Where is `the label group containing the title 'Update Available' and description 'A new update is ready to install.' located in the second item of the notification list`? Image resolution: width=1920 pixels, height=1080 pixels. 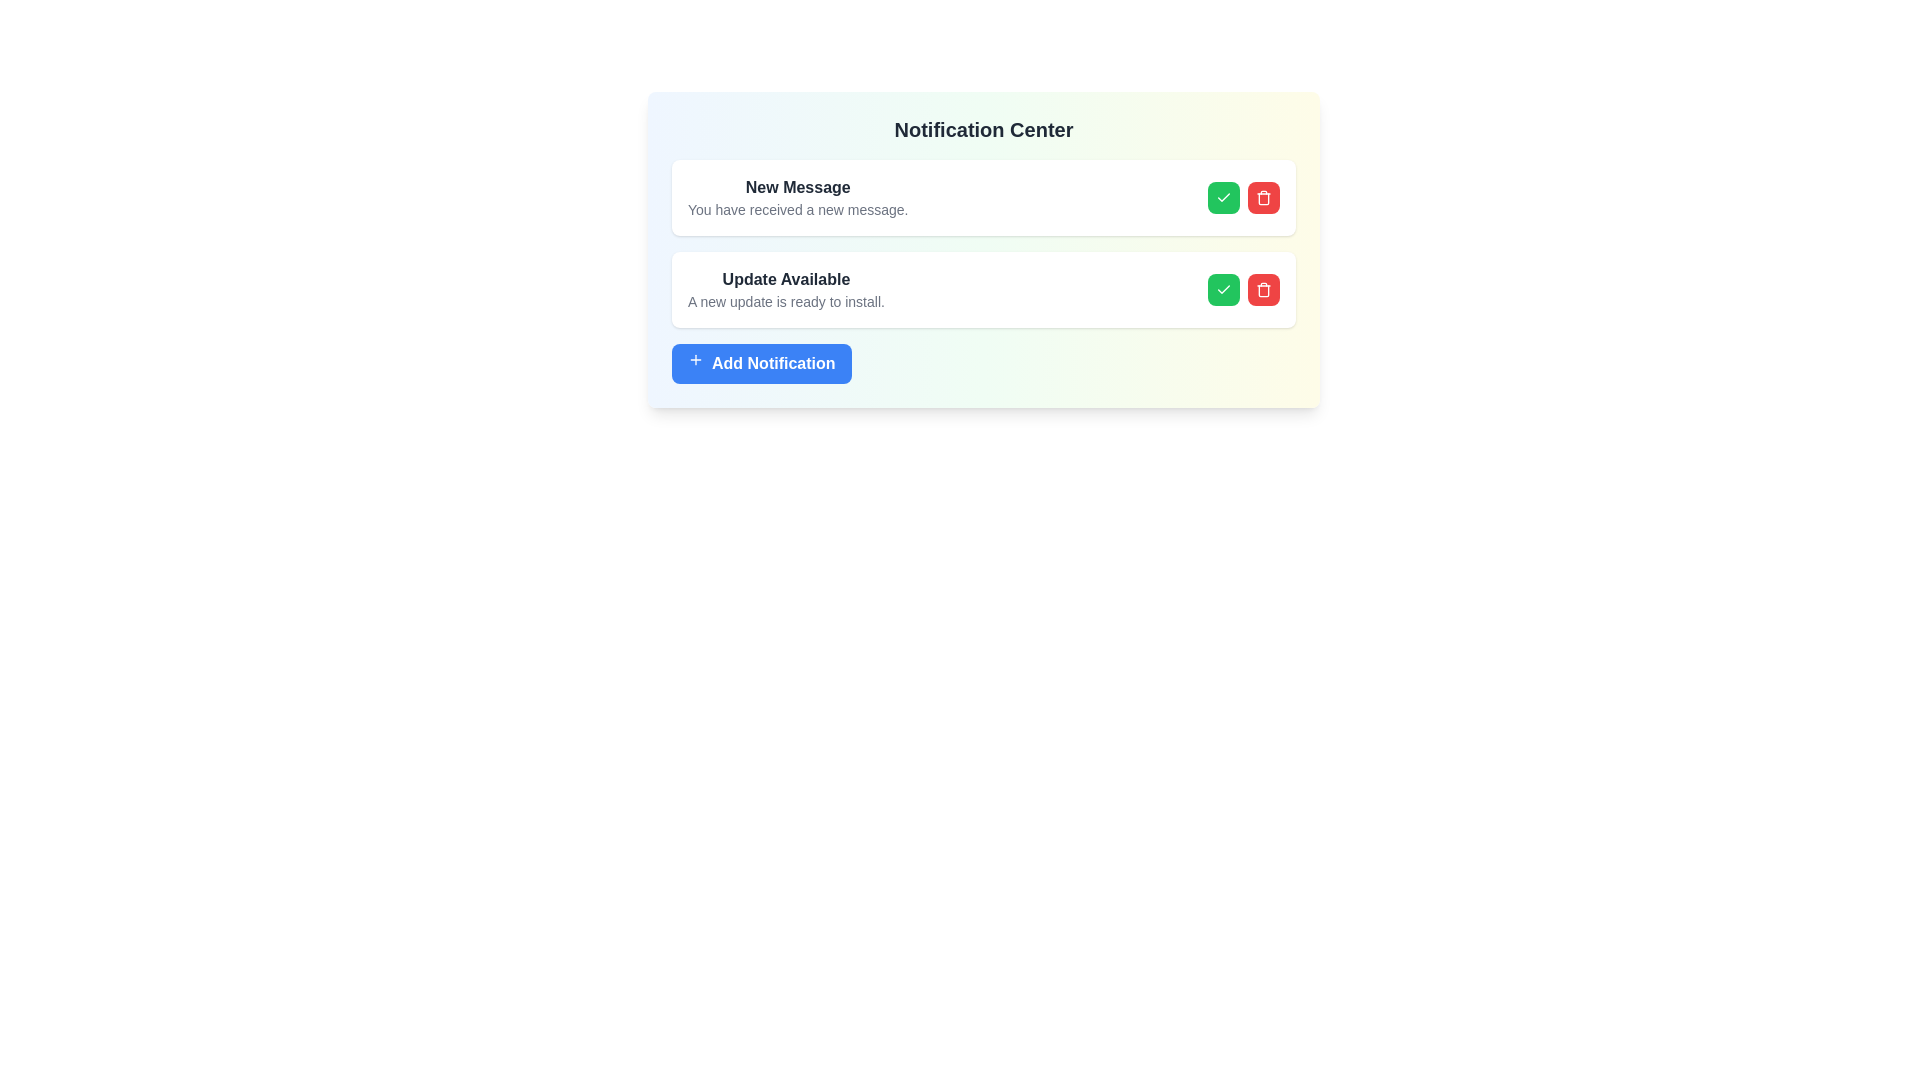
the label group containing the title 'Update Available' and description 'A new update is ready to install.' located in the second item of the notification list is located at coordinates (785, 289).